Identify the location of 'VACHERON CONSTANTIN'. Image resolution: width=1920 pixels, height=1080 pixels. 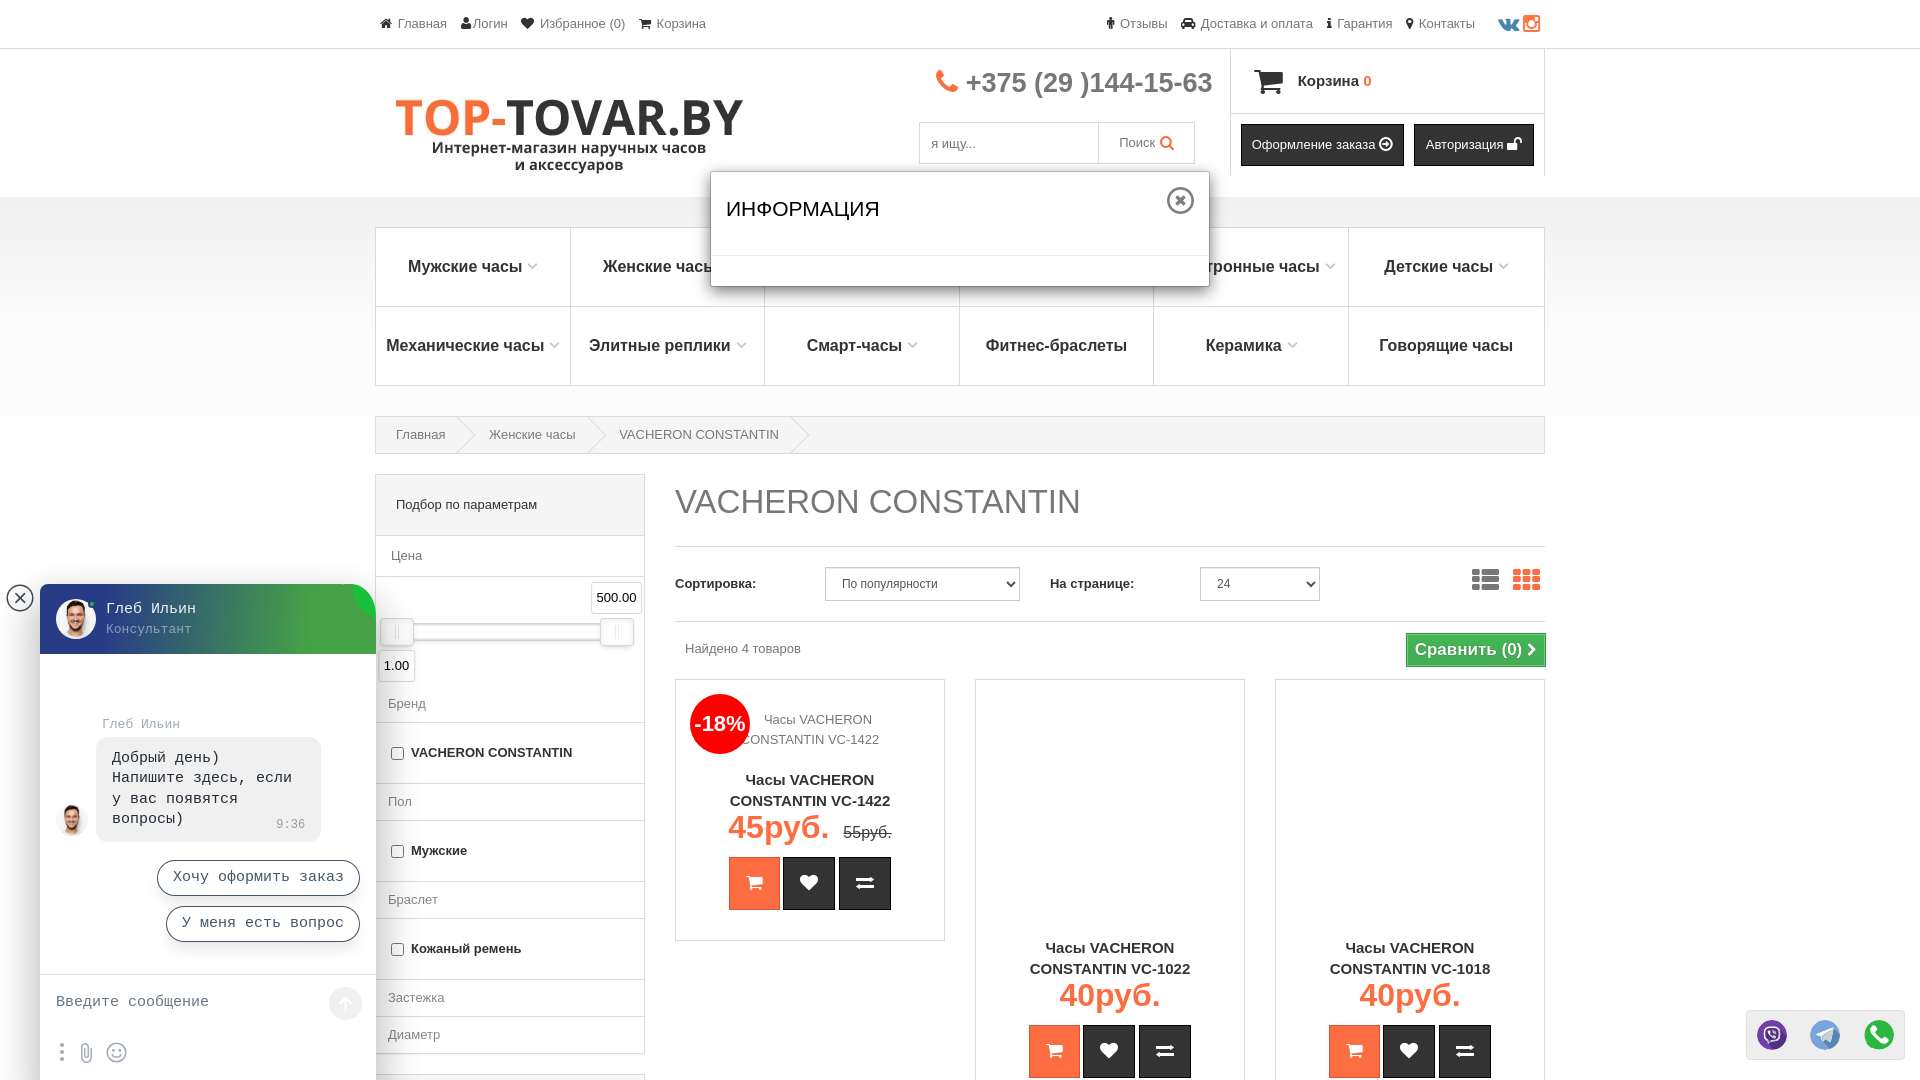
(699, 433).